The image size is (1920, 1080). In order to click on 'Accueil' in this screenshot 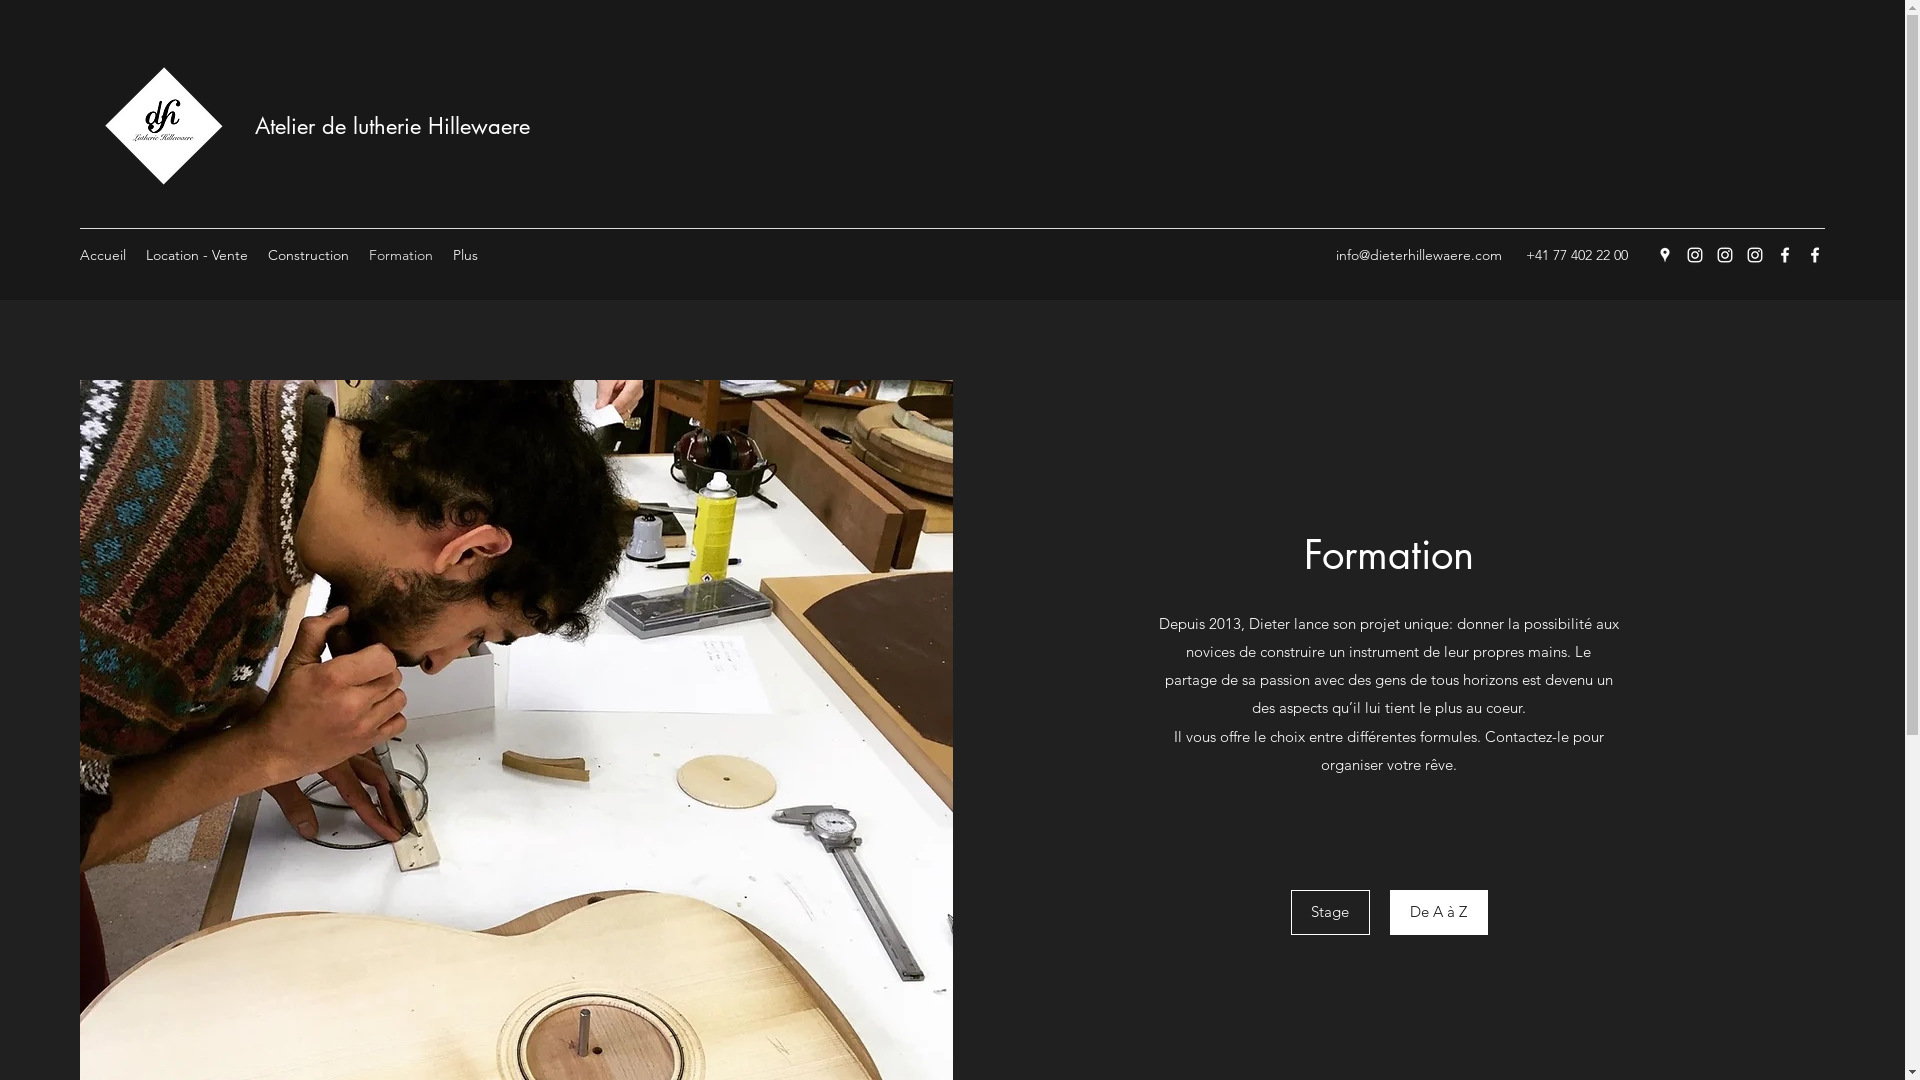, I will do `click(101, 253)`.